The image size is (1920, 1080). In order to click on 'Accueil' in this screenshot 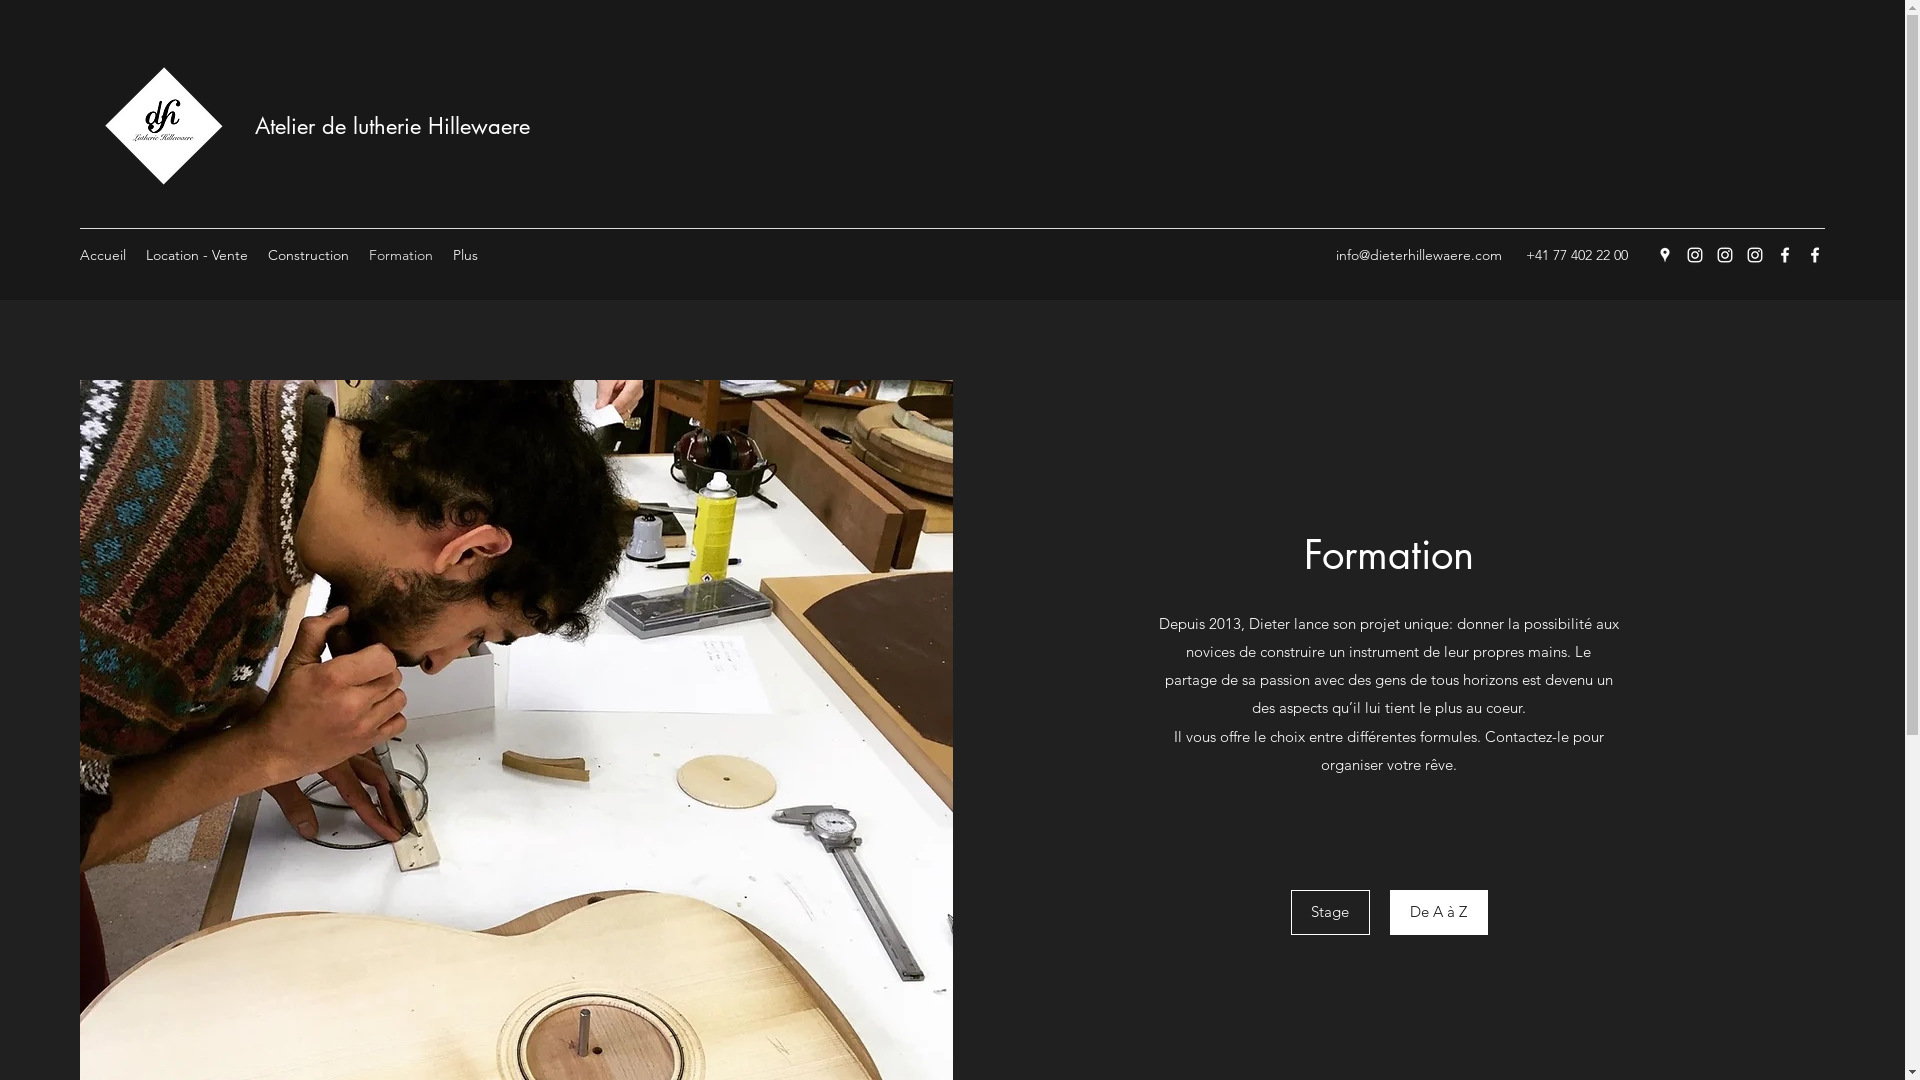, I will do `click(101, 253)`.